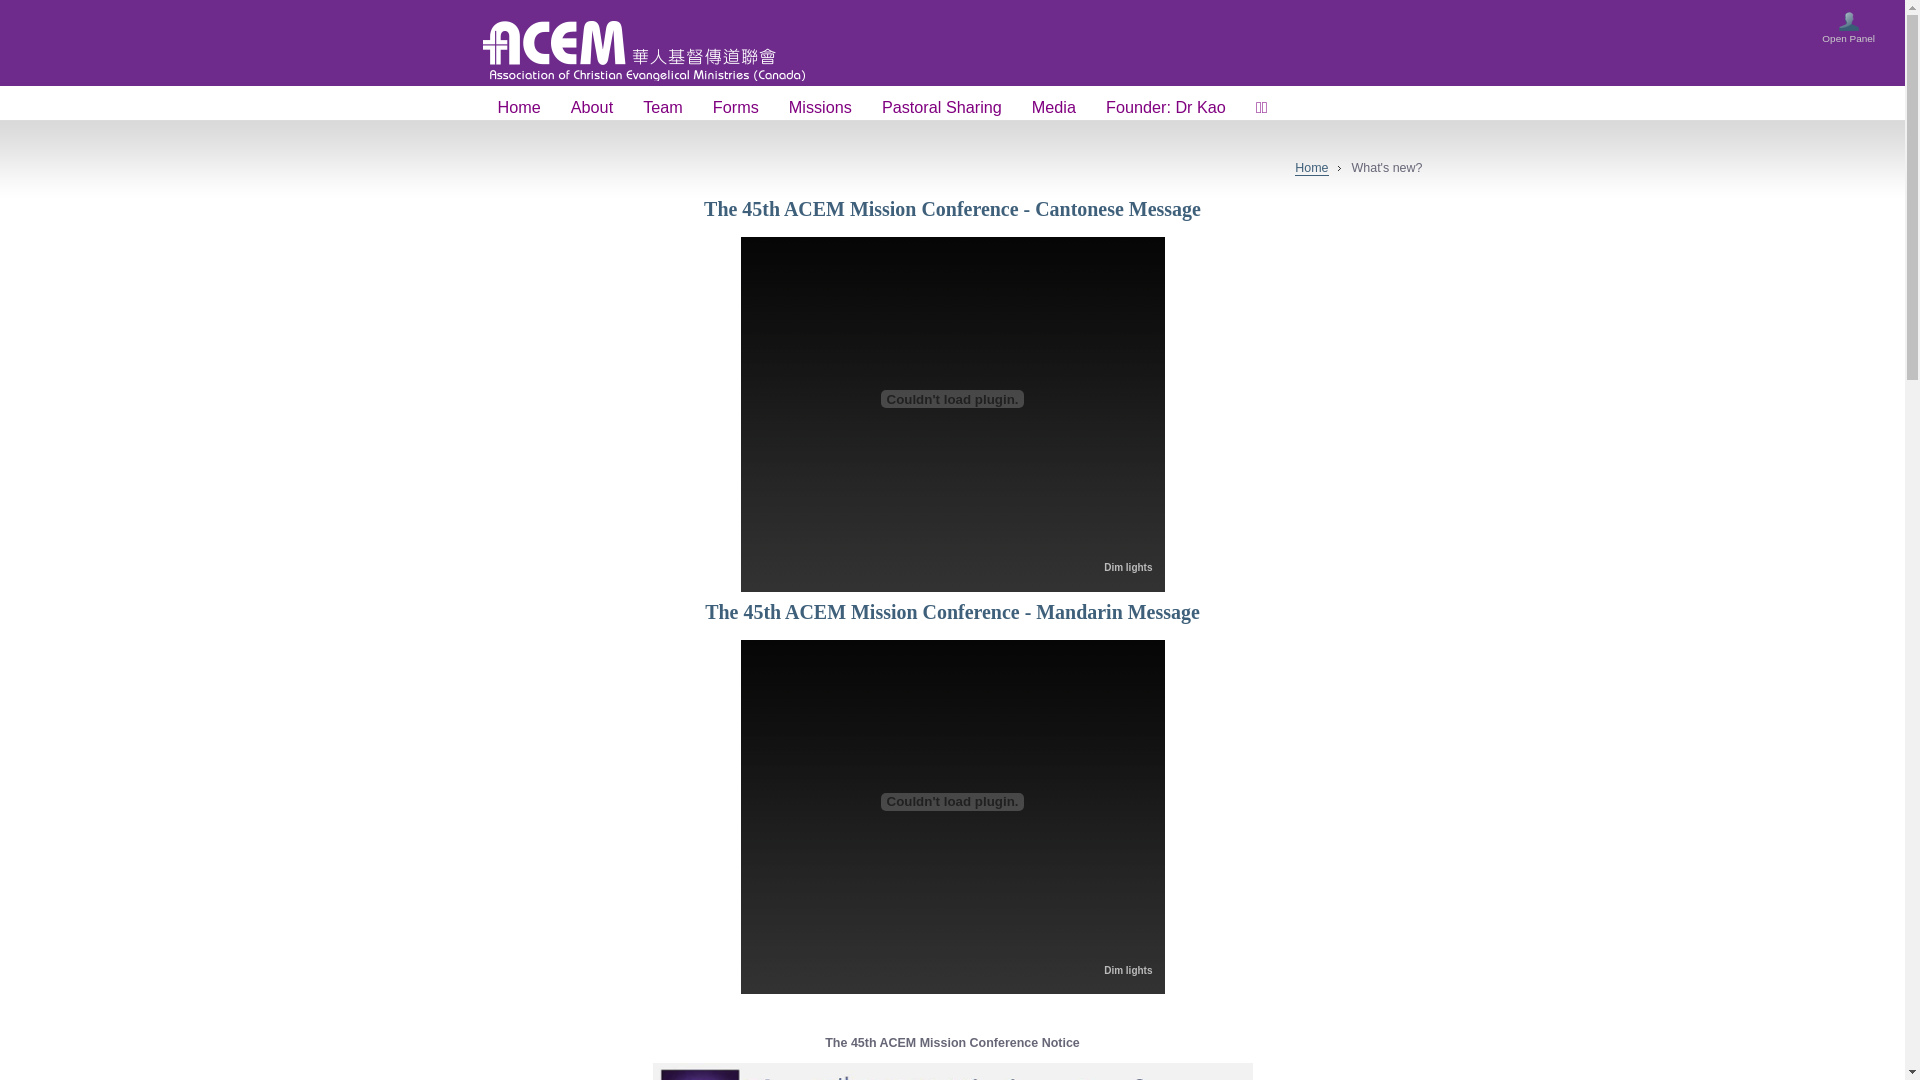 This screenshot has width=1920, height=1080. I want to click on 'JoomlaWorks AllVideos Player', so click(950, 801).